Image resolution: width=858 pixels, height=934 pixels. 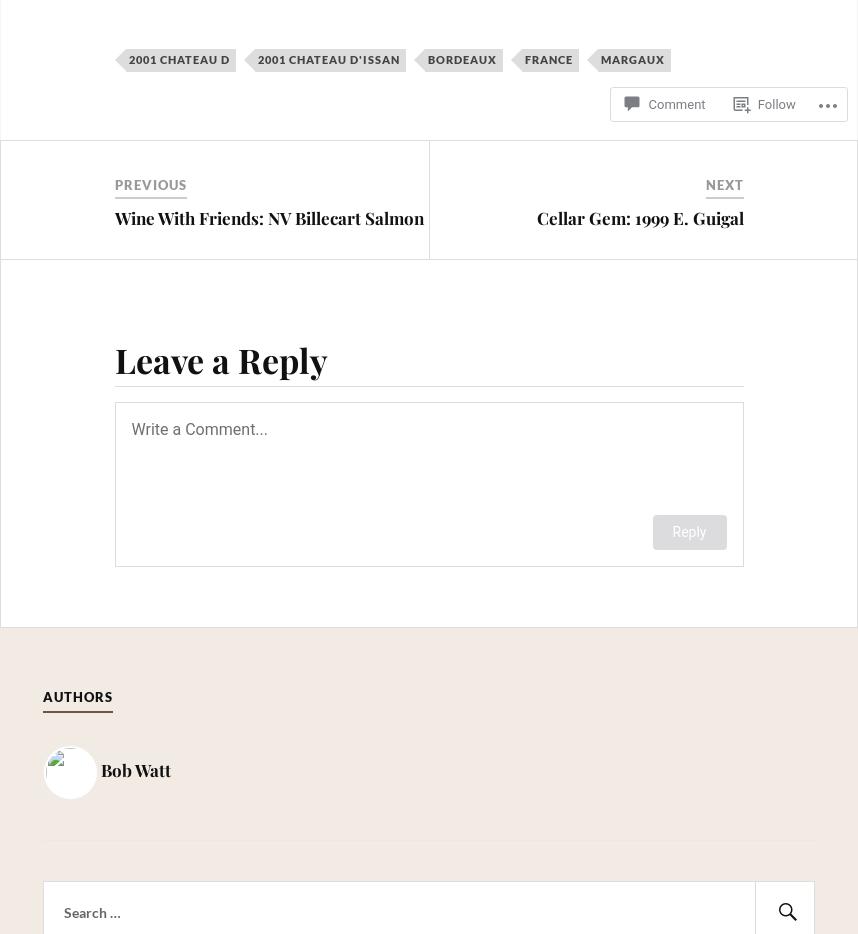 What do you see at coordinates (632, 59) in the screenshot?
I see `'Margaux'` at bounding box center [632, 59].